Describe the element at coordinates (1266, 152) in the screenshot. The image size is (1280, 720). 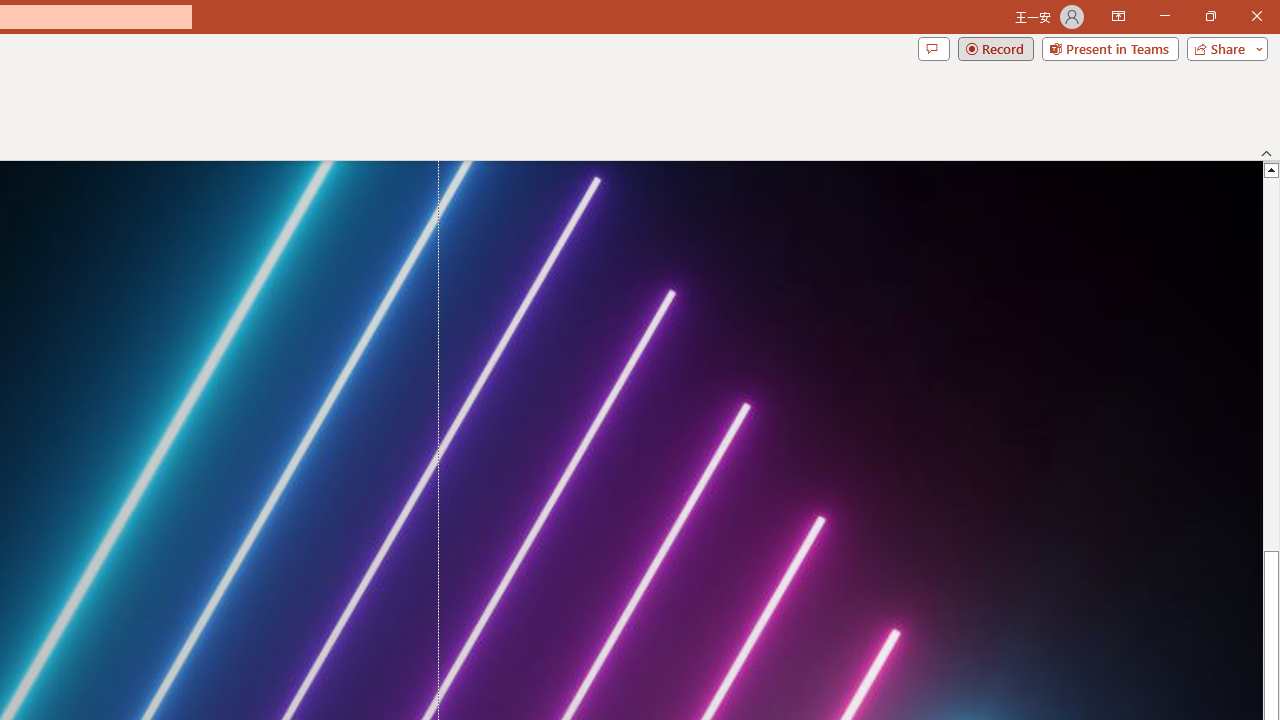
I see `'Collapse the Ribbon'` at that location.